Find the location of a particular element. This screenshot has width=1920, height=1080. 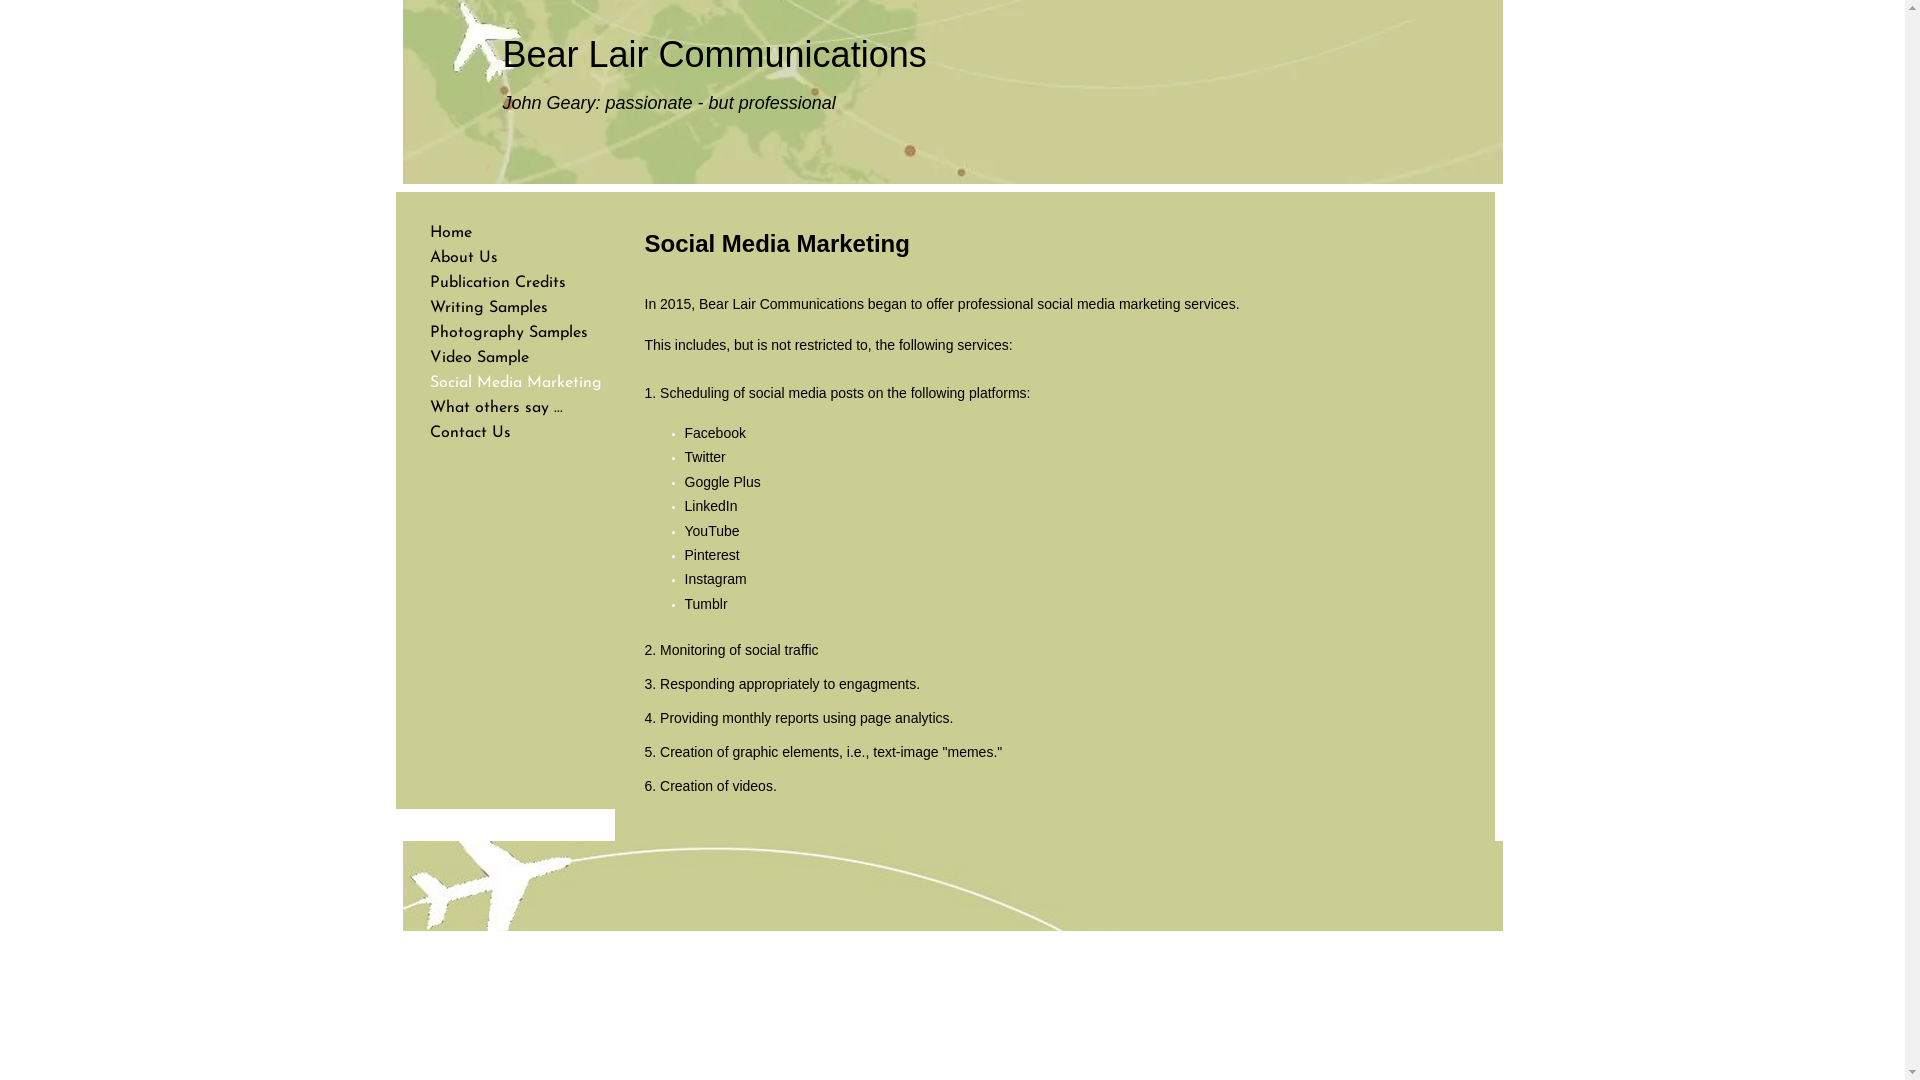

'About Us' is located at coordinates (463, 257).